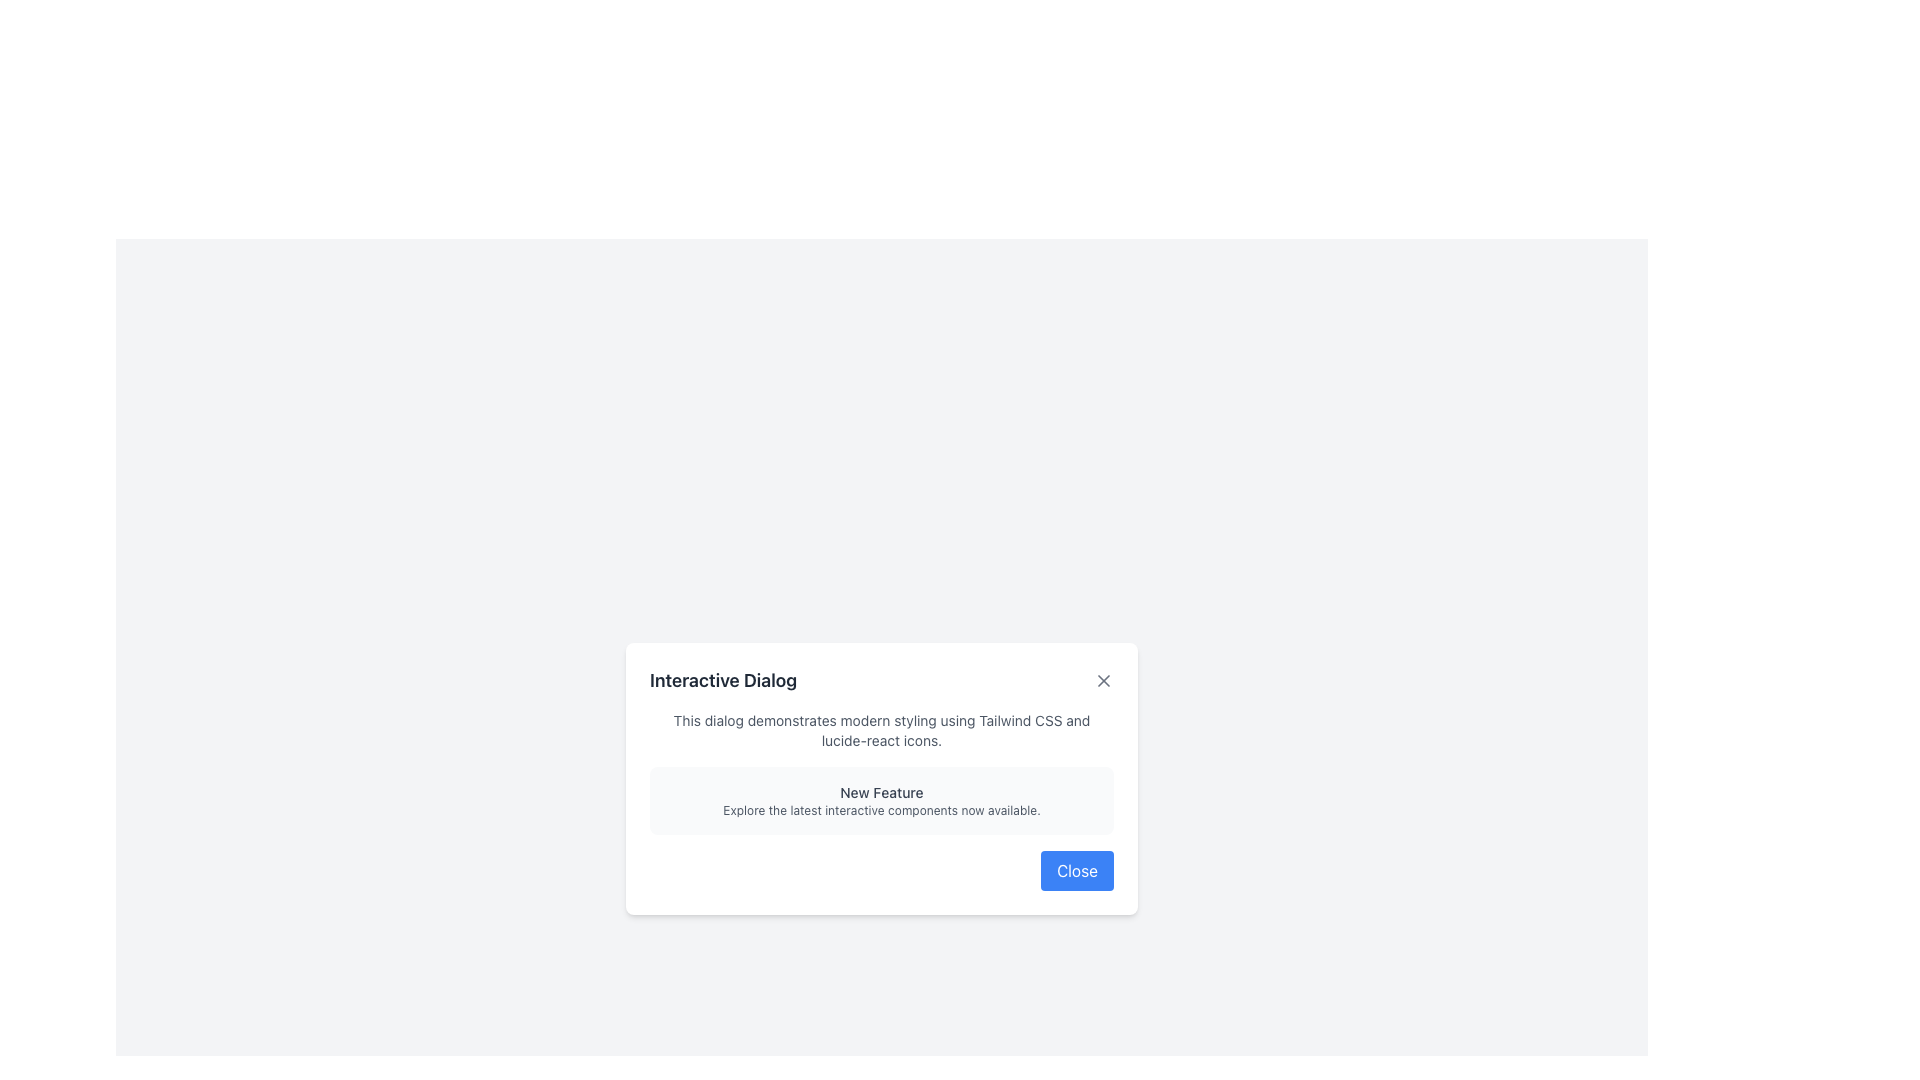  Describe the element at coordinates (881, 810) in the screenshot. I see `the static text providing informative details about the feature announcement located directly underneath the 'New Feature' text` at that location.